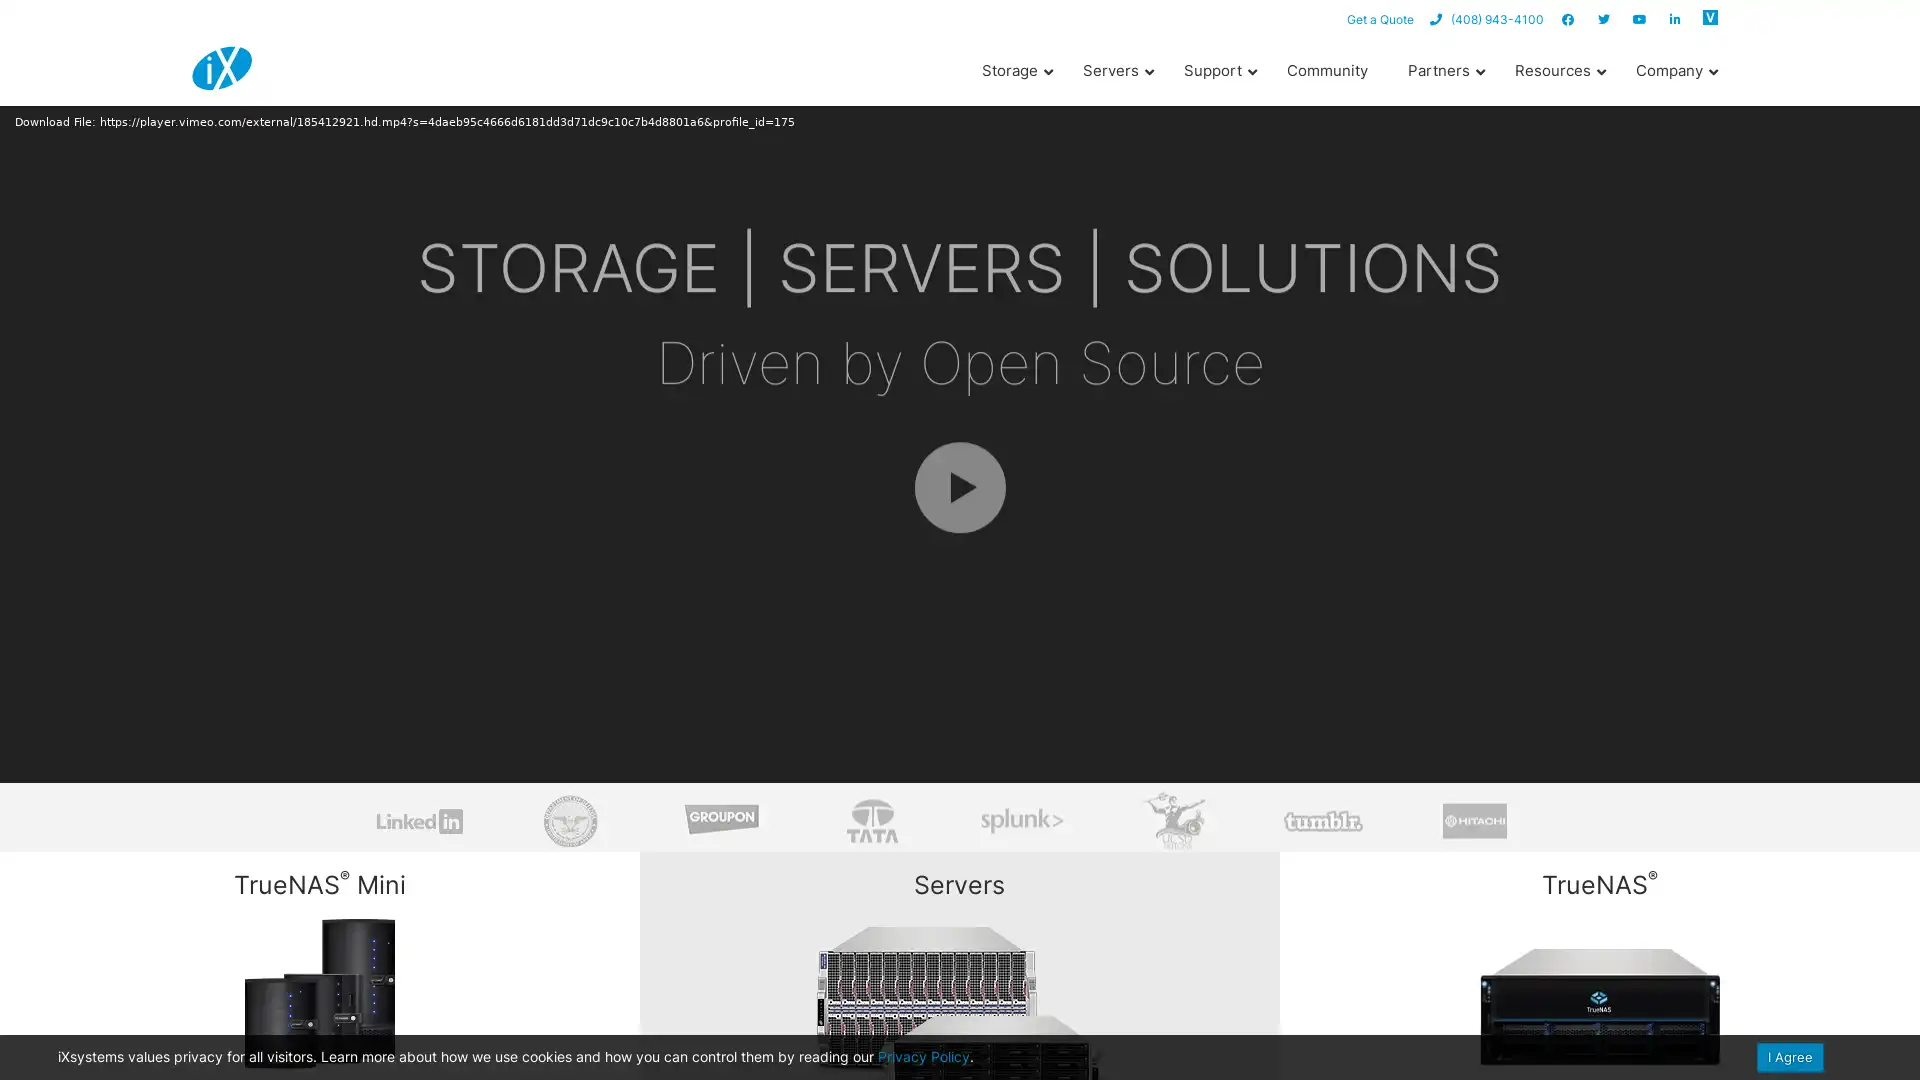 The image size is (1920, 1080). What do you see at coordinates (1790, 1056) in the screenshot?
I see `I Agree` at bounding box center [1790, 1056].